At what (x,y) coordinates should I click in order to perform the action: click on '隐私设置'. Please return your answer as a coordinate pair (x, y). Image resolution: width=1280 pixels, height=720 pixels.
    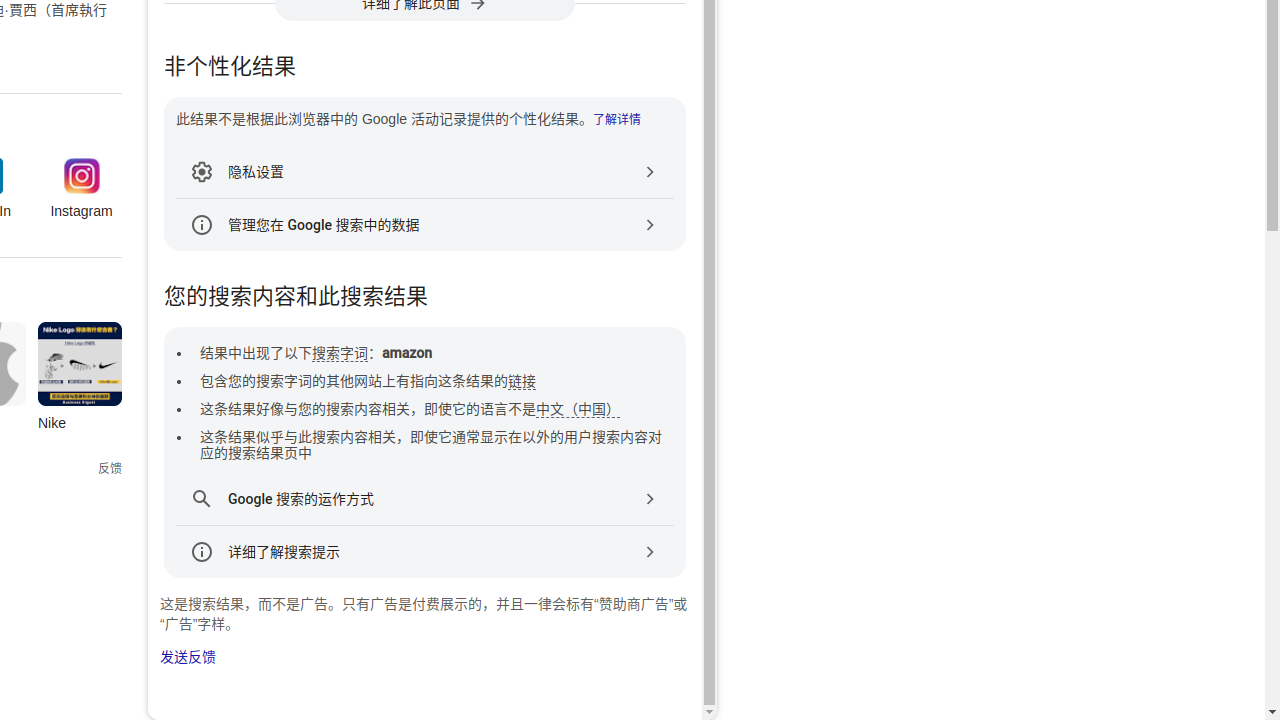
    Looking at the image, I should click on (423, 171).